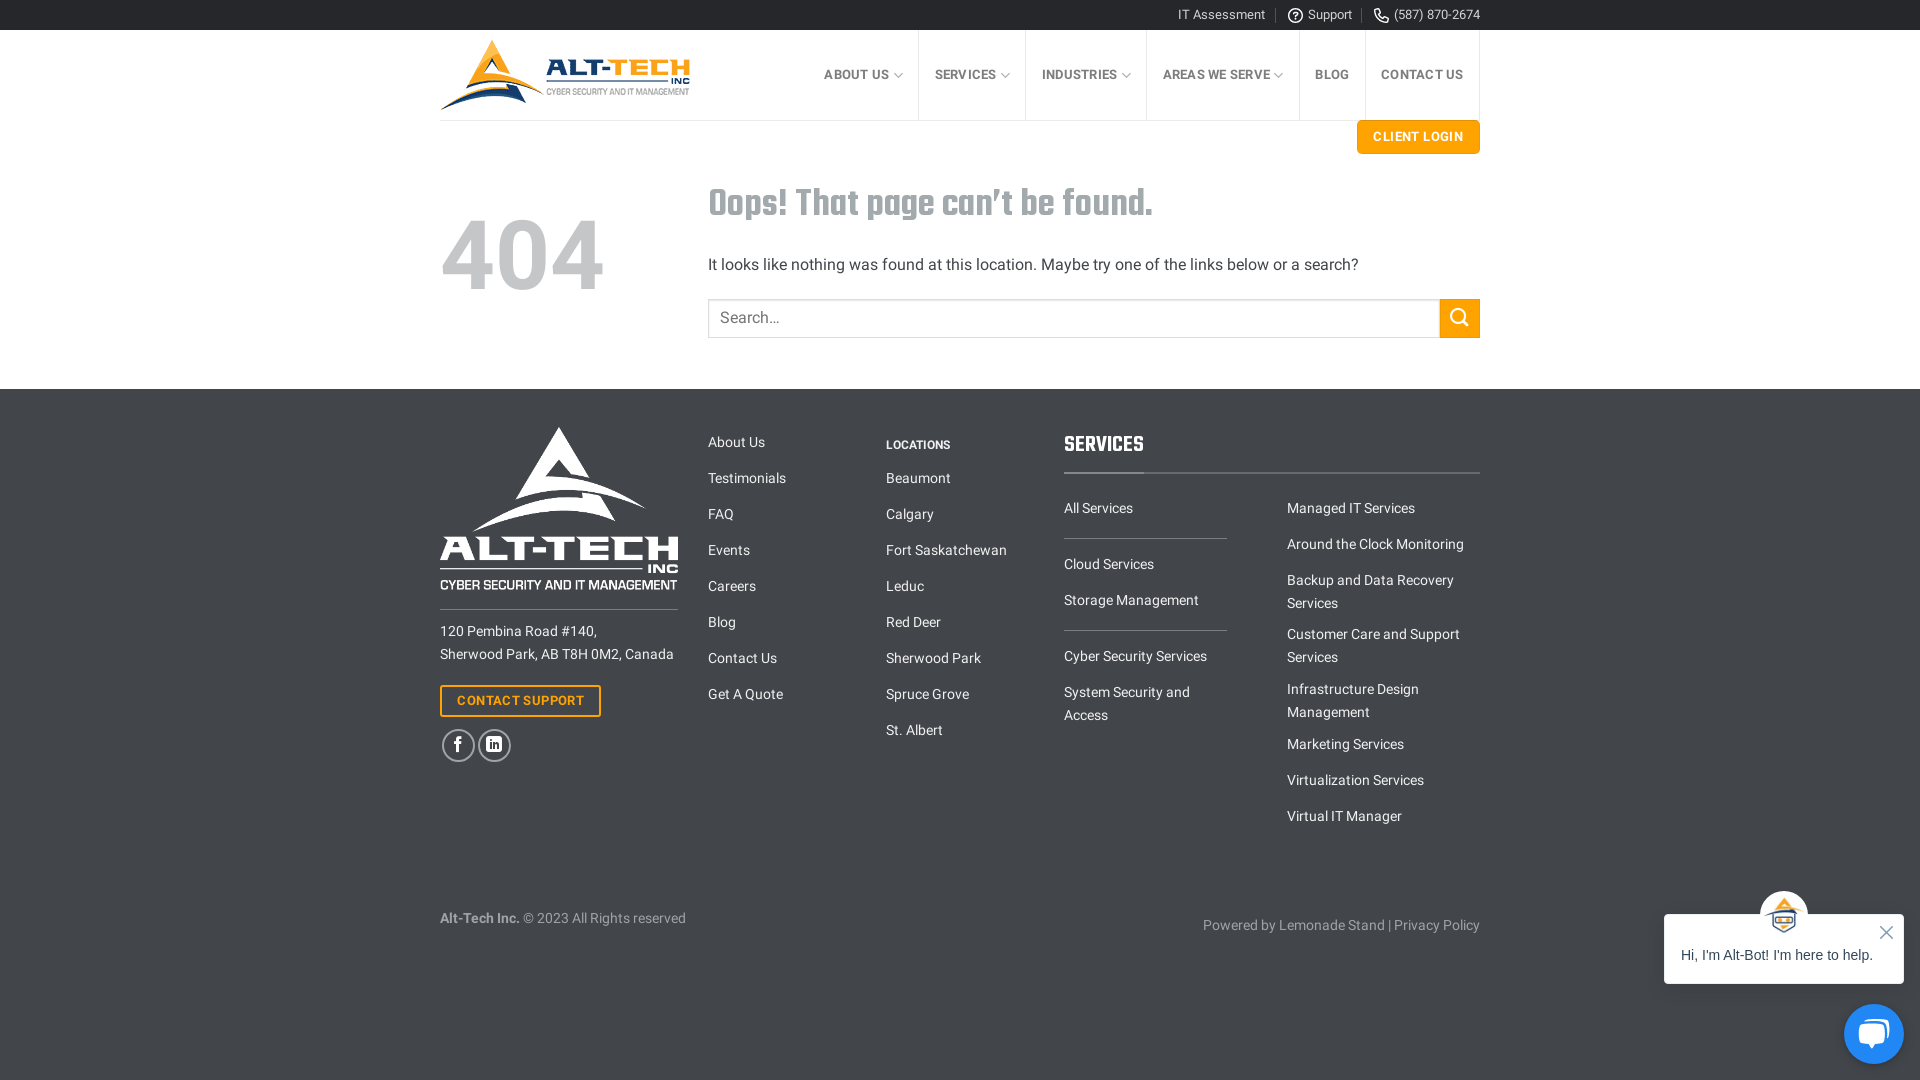  I want to click on 'CLIENT LOGIN', so click(1417, 136).